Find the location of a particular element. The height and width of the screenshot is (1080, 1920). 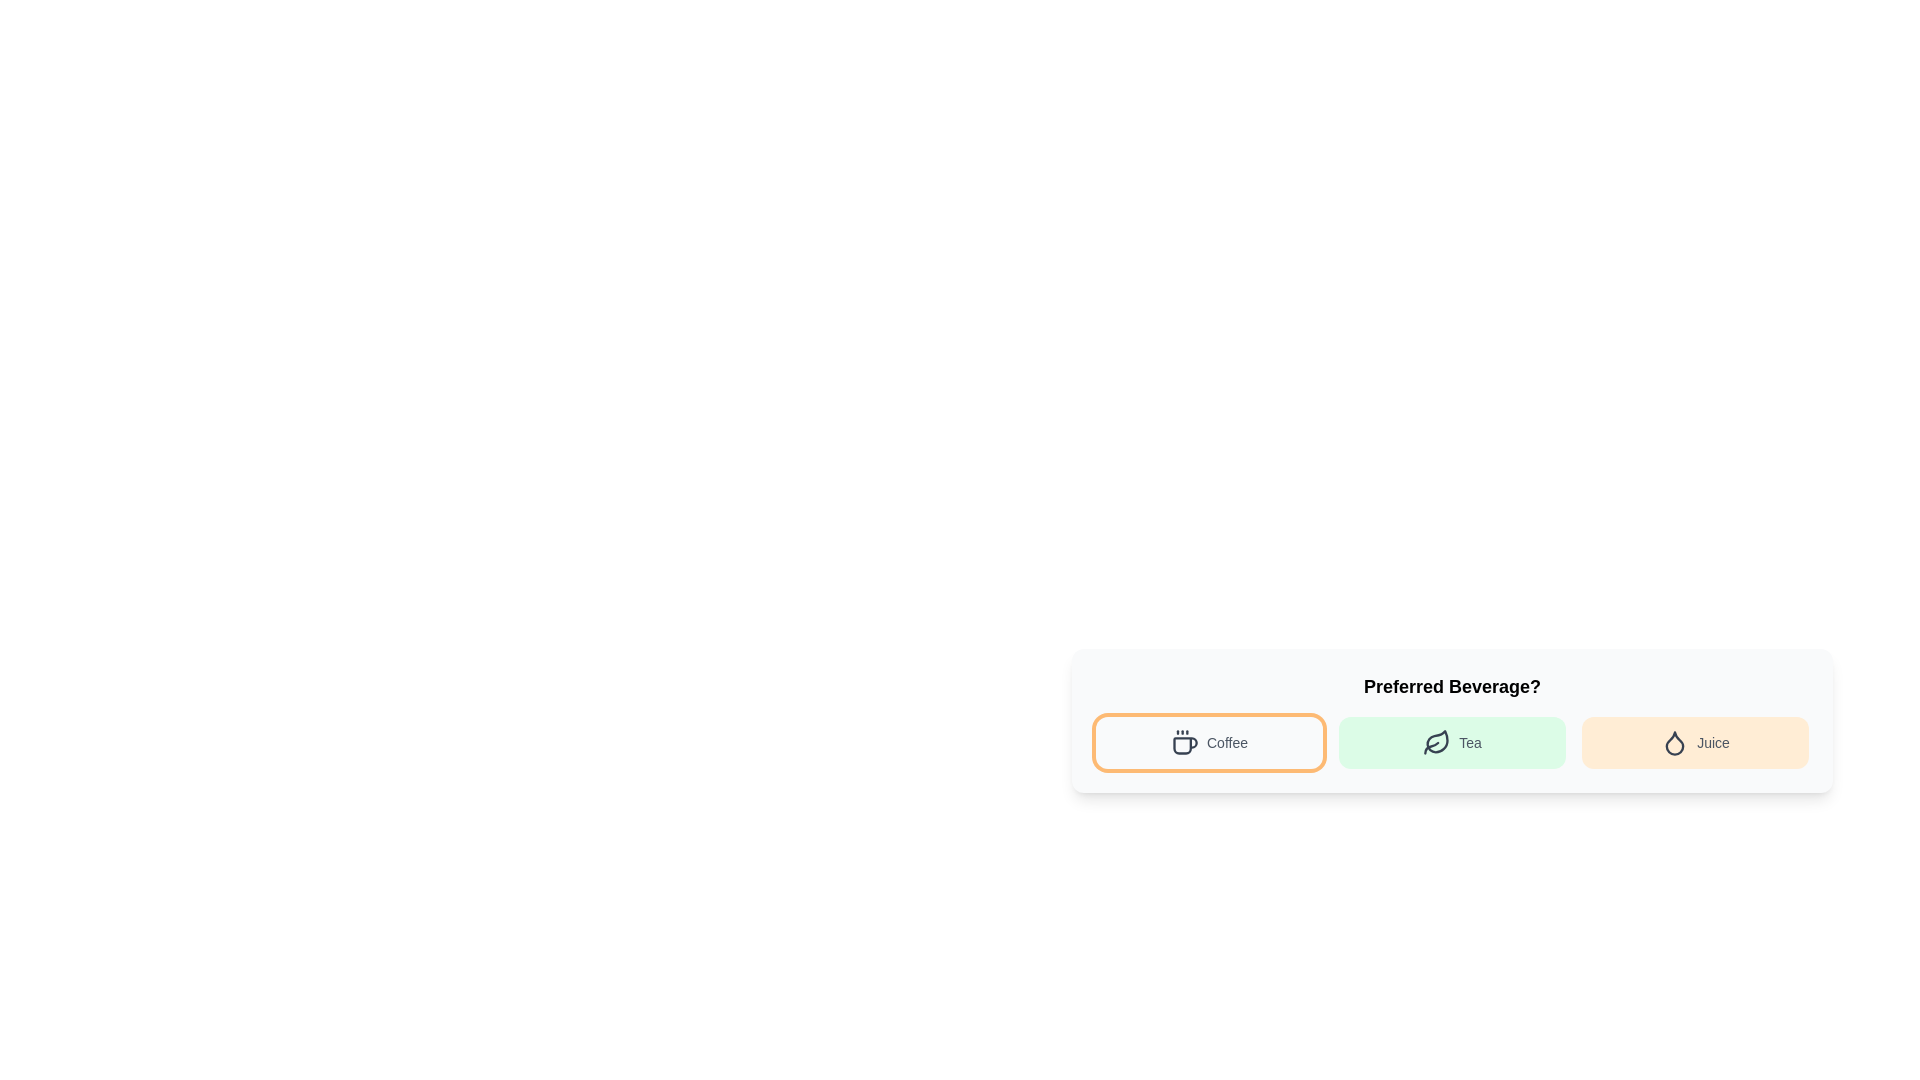

the 'Tea' icon in the 'Preferred Beverage?' selection bar, which is the second button with a green background is located at coordinates (1436, 741).